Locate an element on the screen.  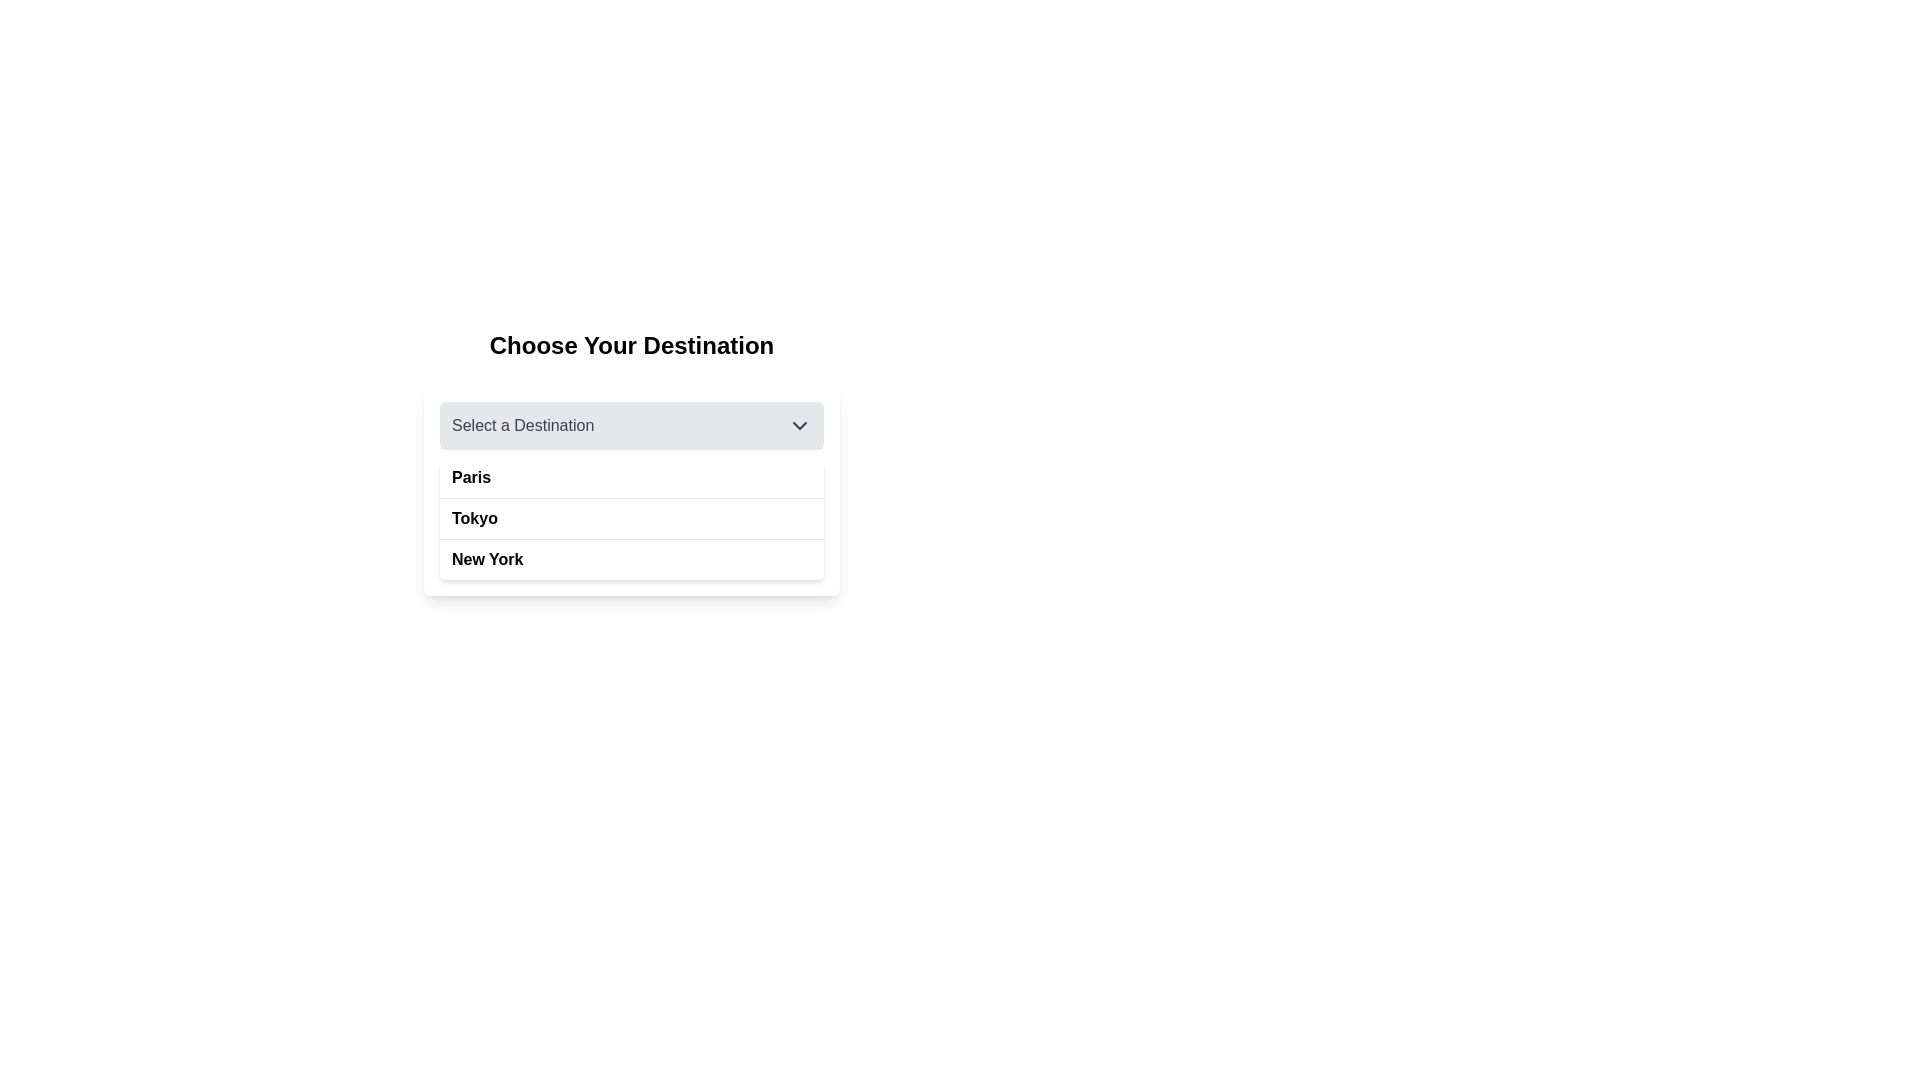
the first option 'Paris' in the dropdown menu labeled 'Choose Your Destination' is located at coordinates (631, 490).